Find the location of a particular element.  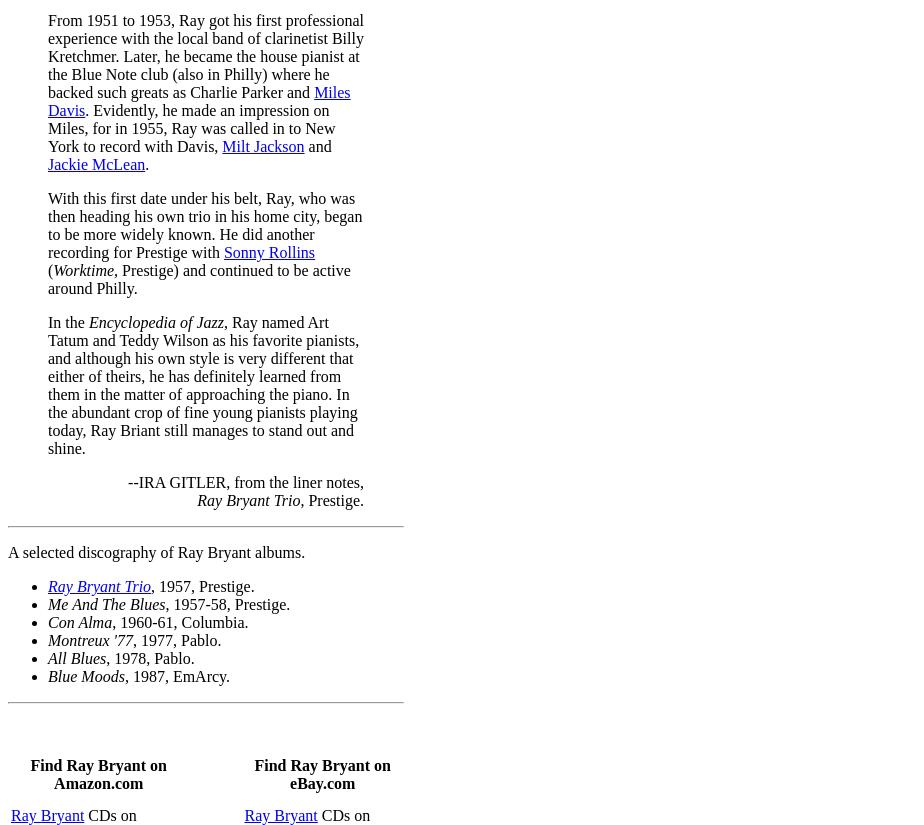

', 1978, Pablo.' is located at coordinates (149, 656).